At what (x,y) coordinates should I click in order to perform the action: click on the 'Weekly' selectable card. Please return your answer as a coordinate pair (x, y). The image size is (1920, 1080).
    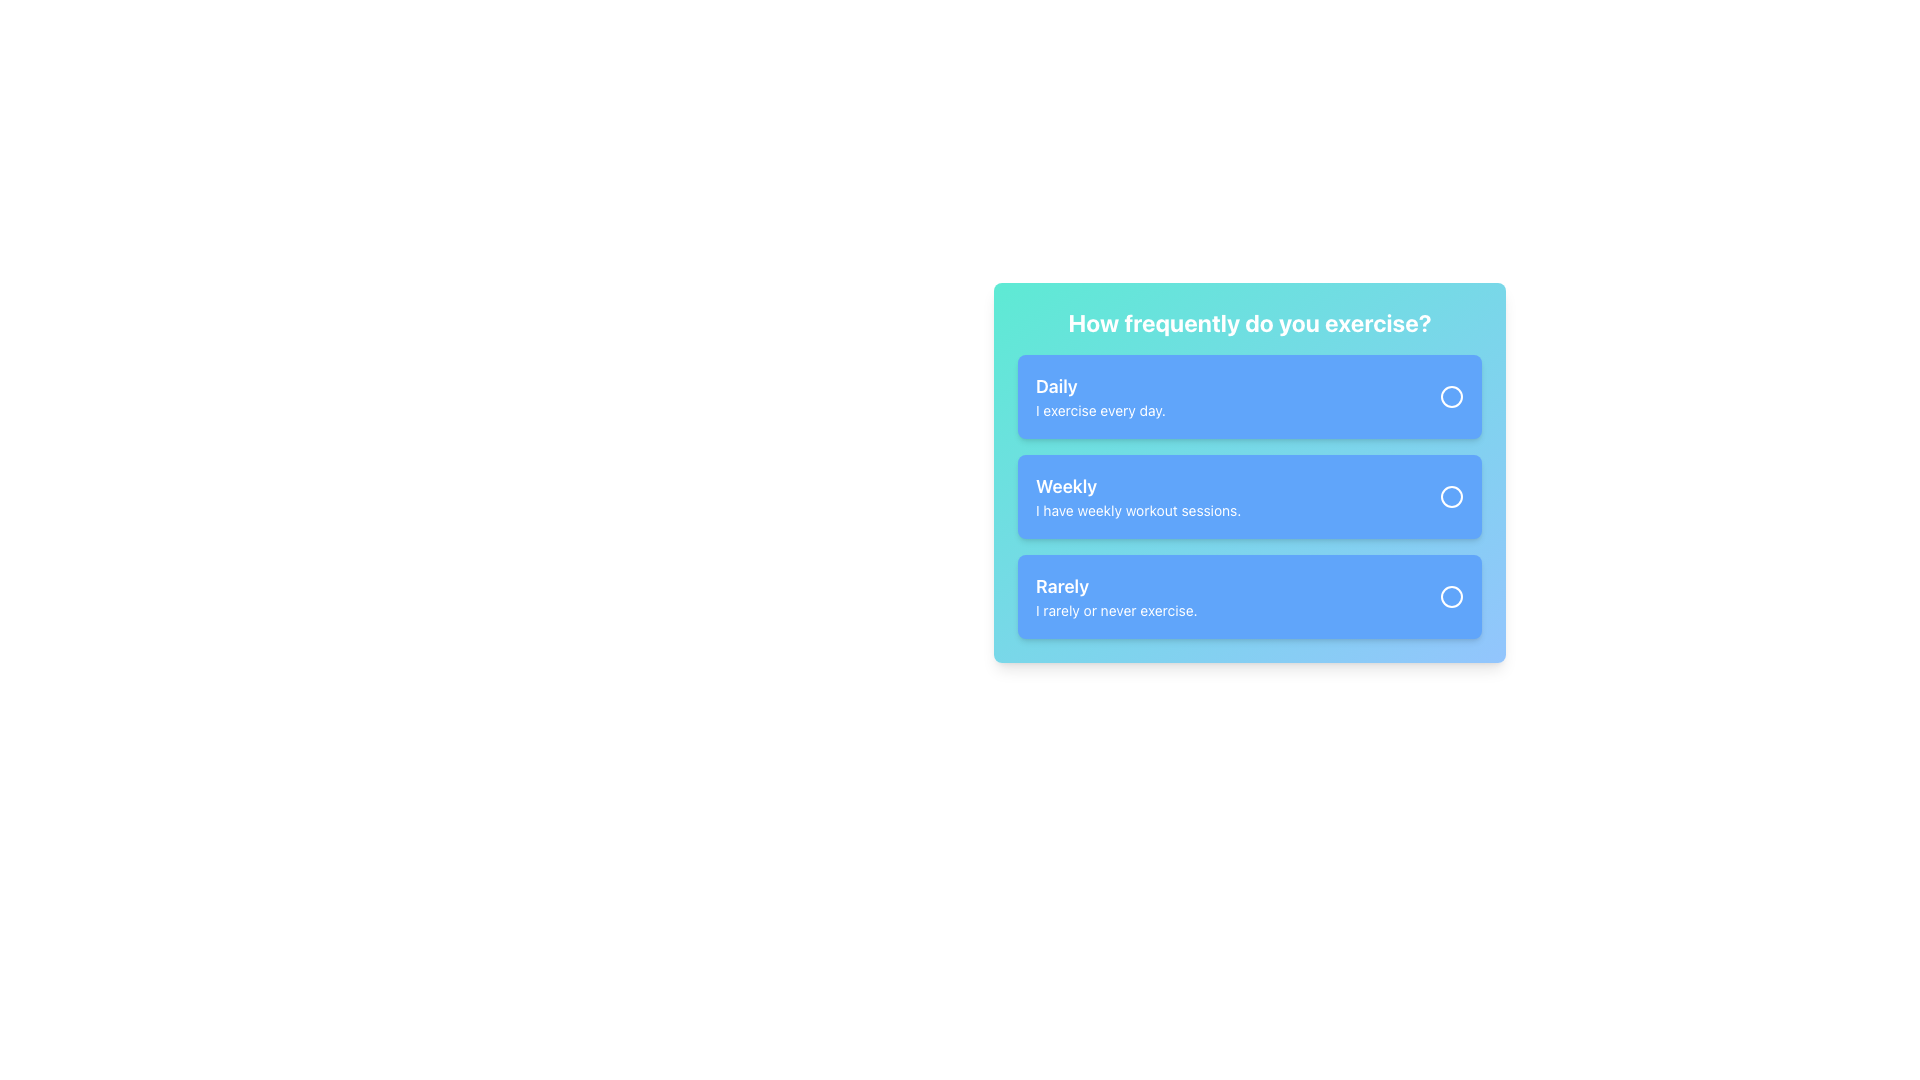
    Looking at the image, I should click on (1248, 496).